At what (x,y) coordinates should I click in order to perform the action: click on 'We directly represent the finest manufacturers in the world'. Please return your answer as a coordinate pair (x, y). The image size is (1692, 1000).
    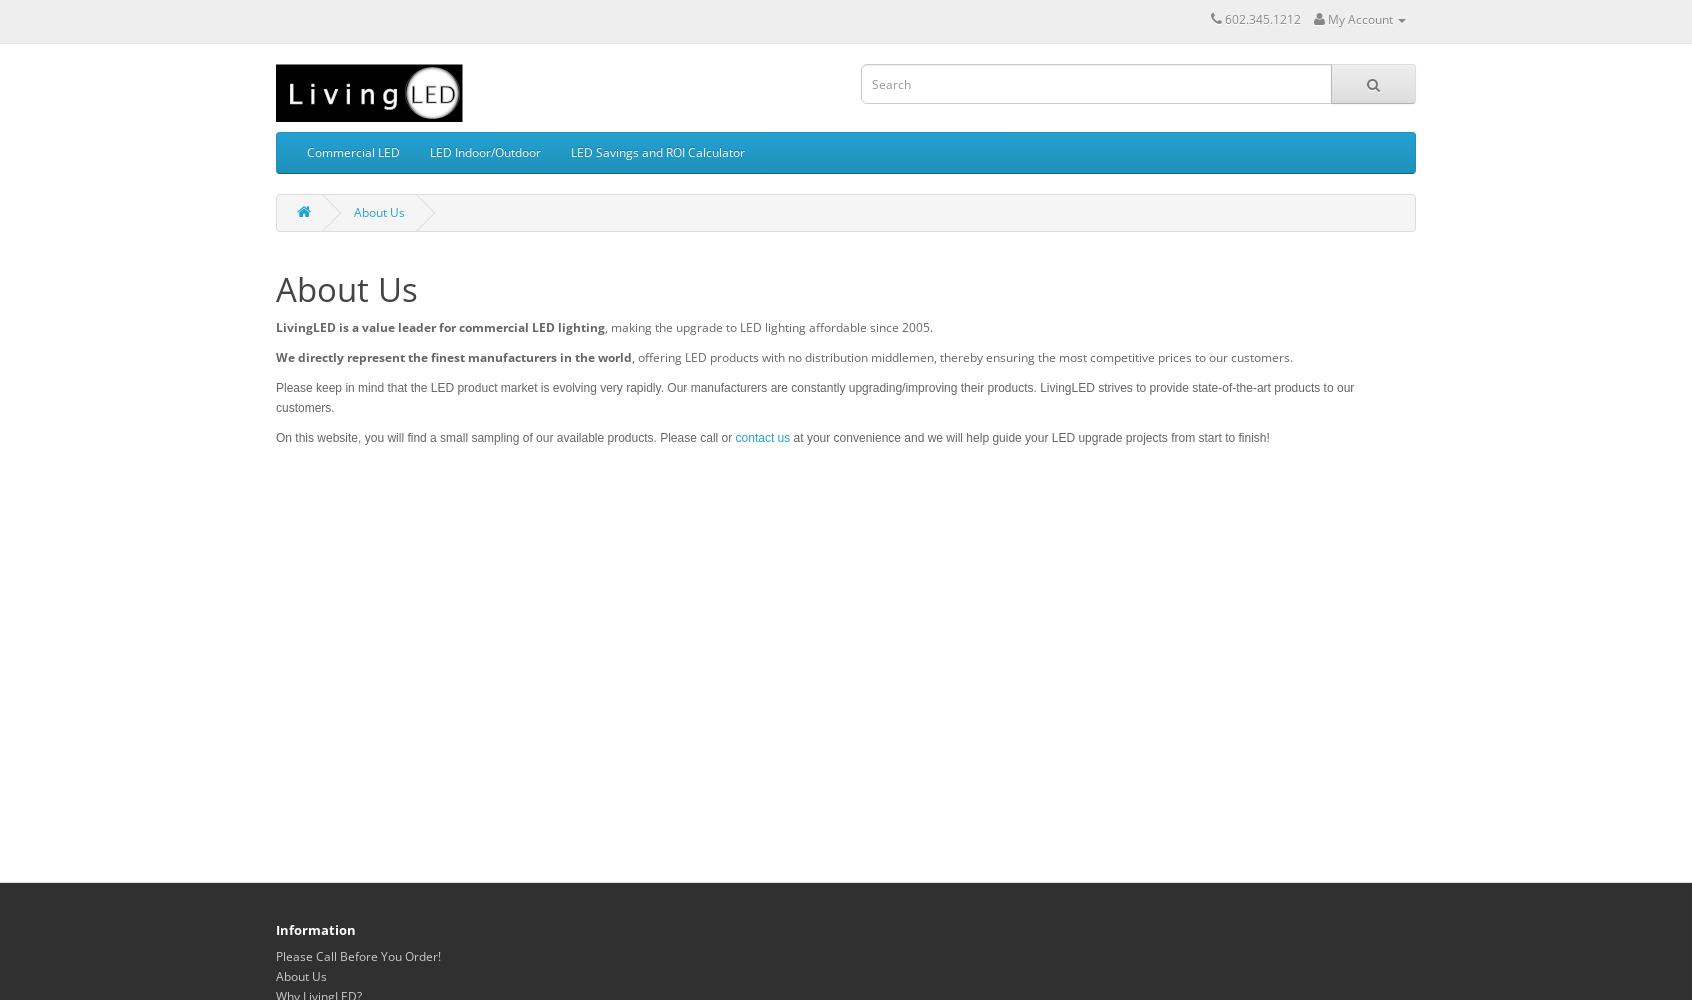
    Looking at the image, I should click on (452, 356).